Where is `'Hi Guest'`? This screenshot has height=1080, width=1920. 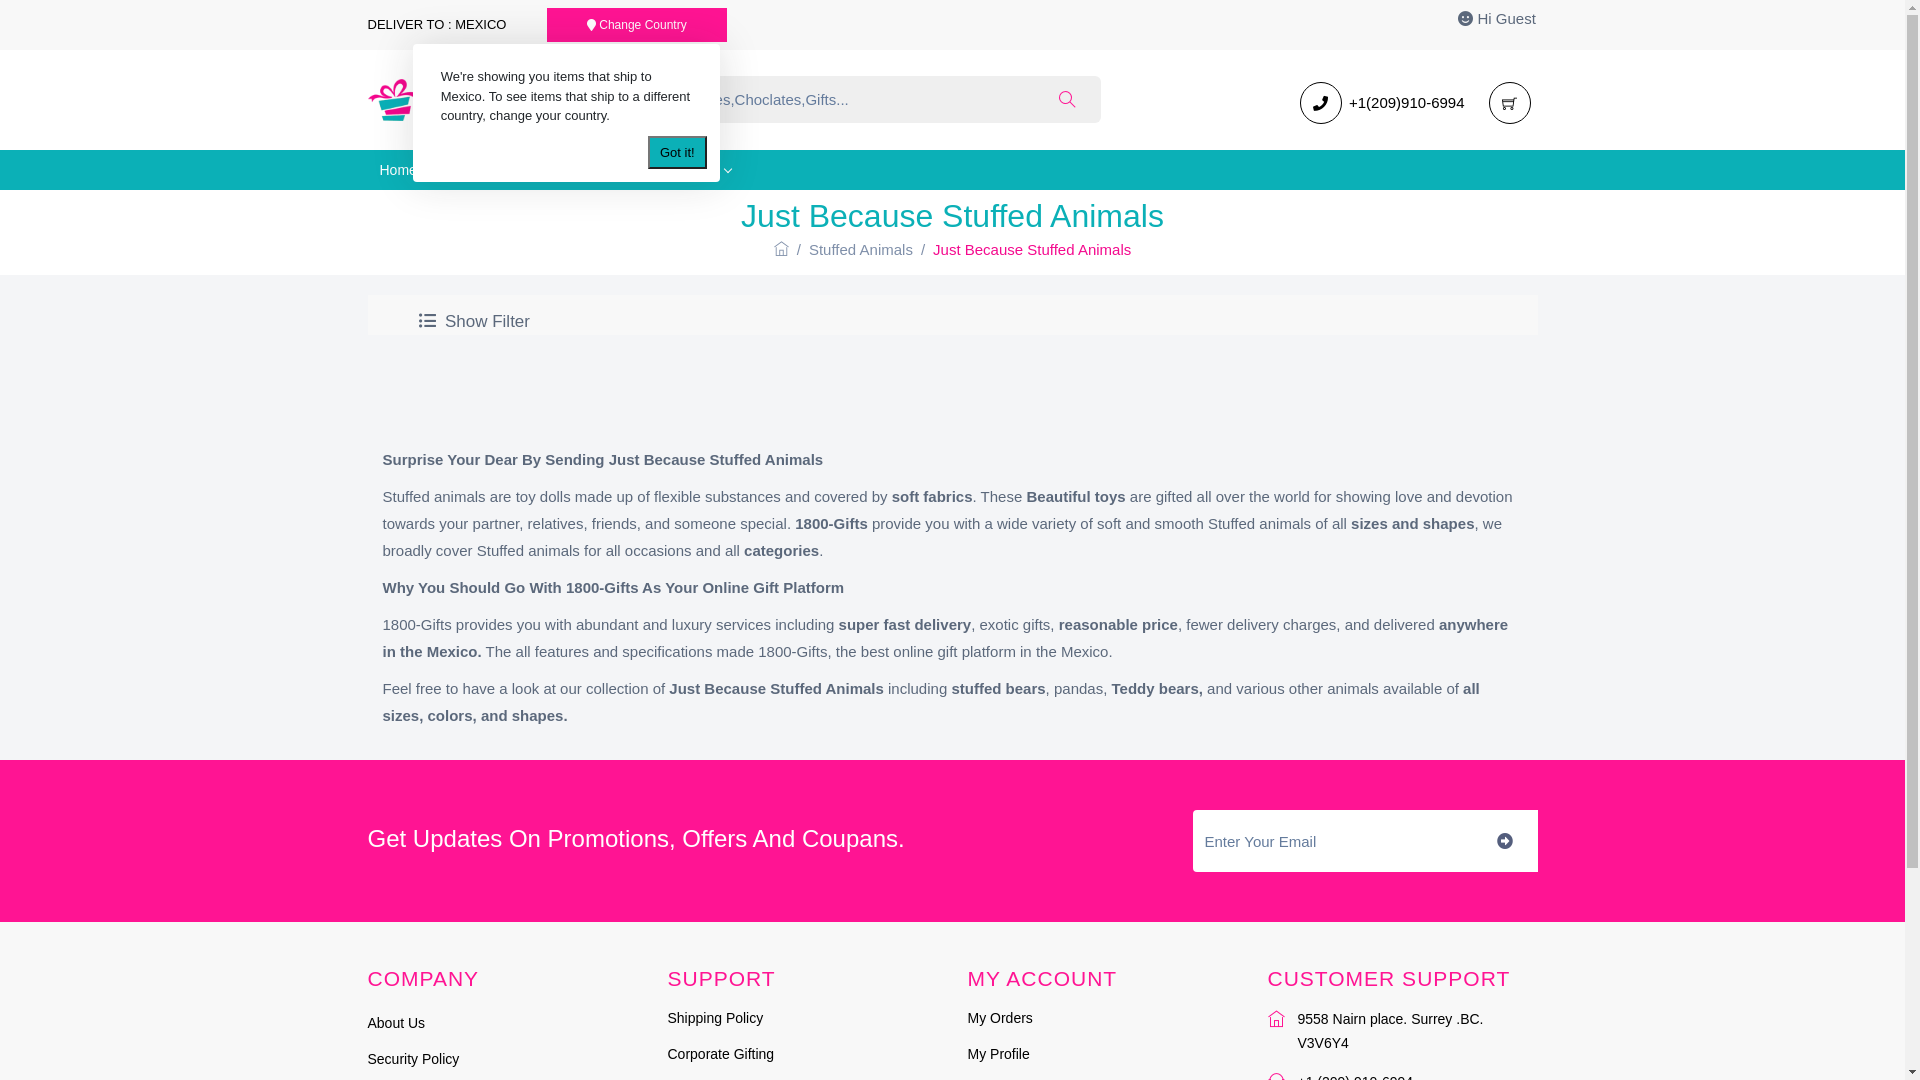
'Hi Guest' is located at coordinates (1497, 18).